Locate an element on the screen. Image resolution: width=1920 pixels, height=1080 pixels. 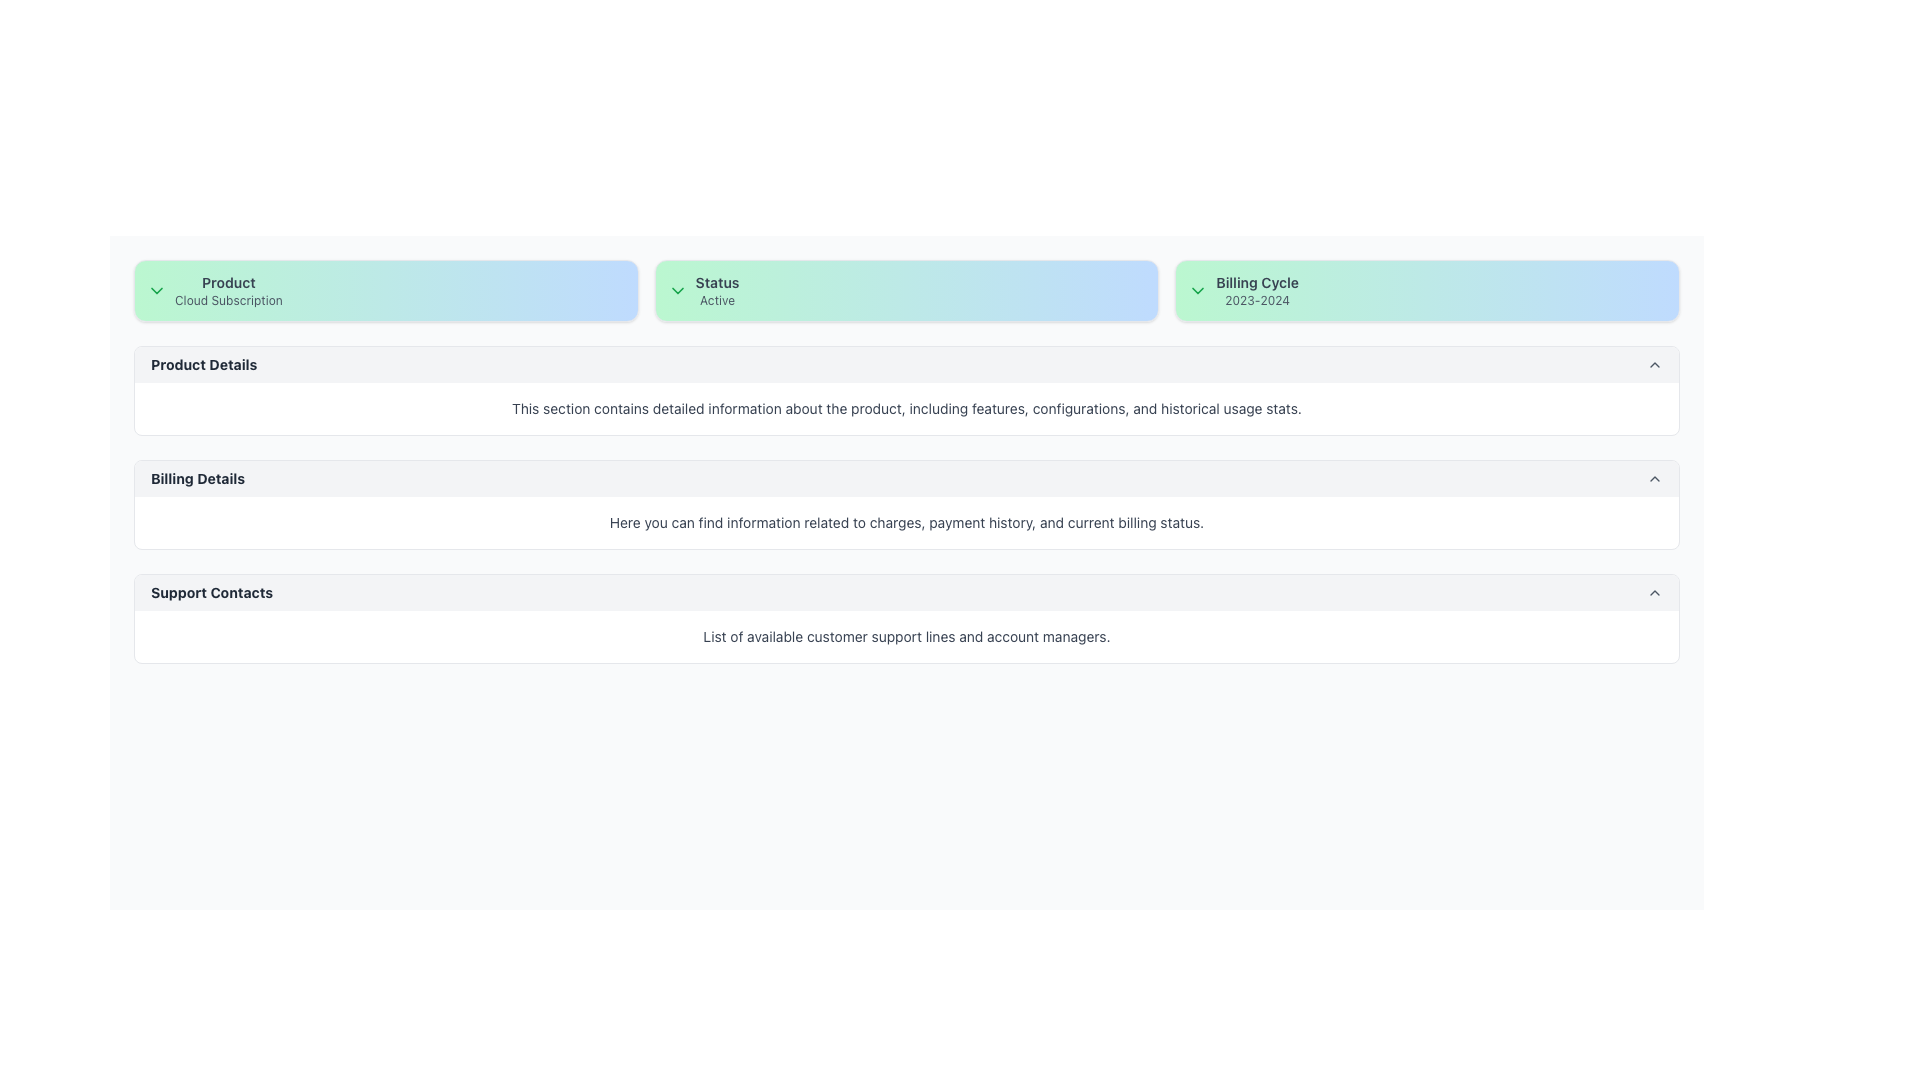
the small upward-pointing chevron icon in gray next to the 'Product Details' label is located at coordinates (1655, 365).